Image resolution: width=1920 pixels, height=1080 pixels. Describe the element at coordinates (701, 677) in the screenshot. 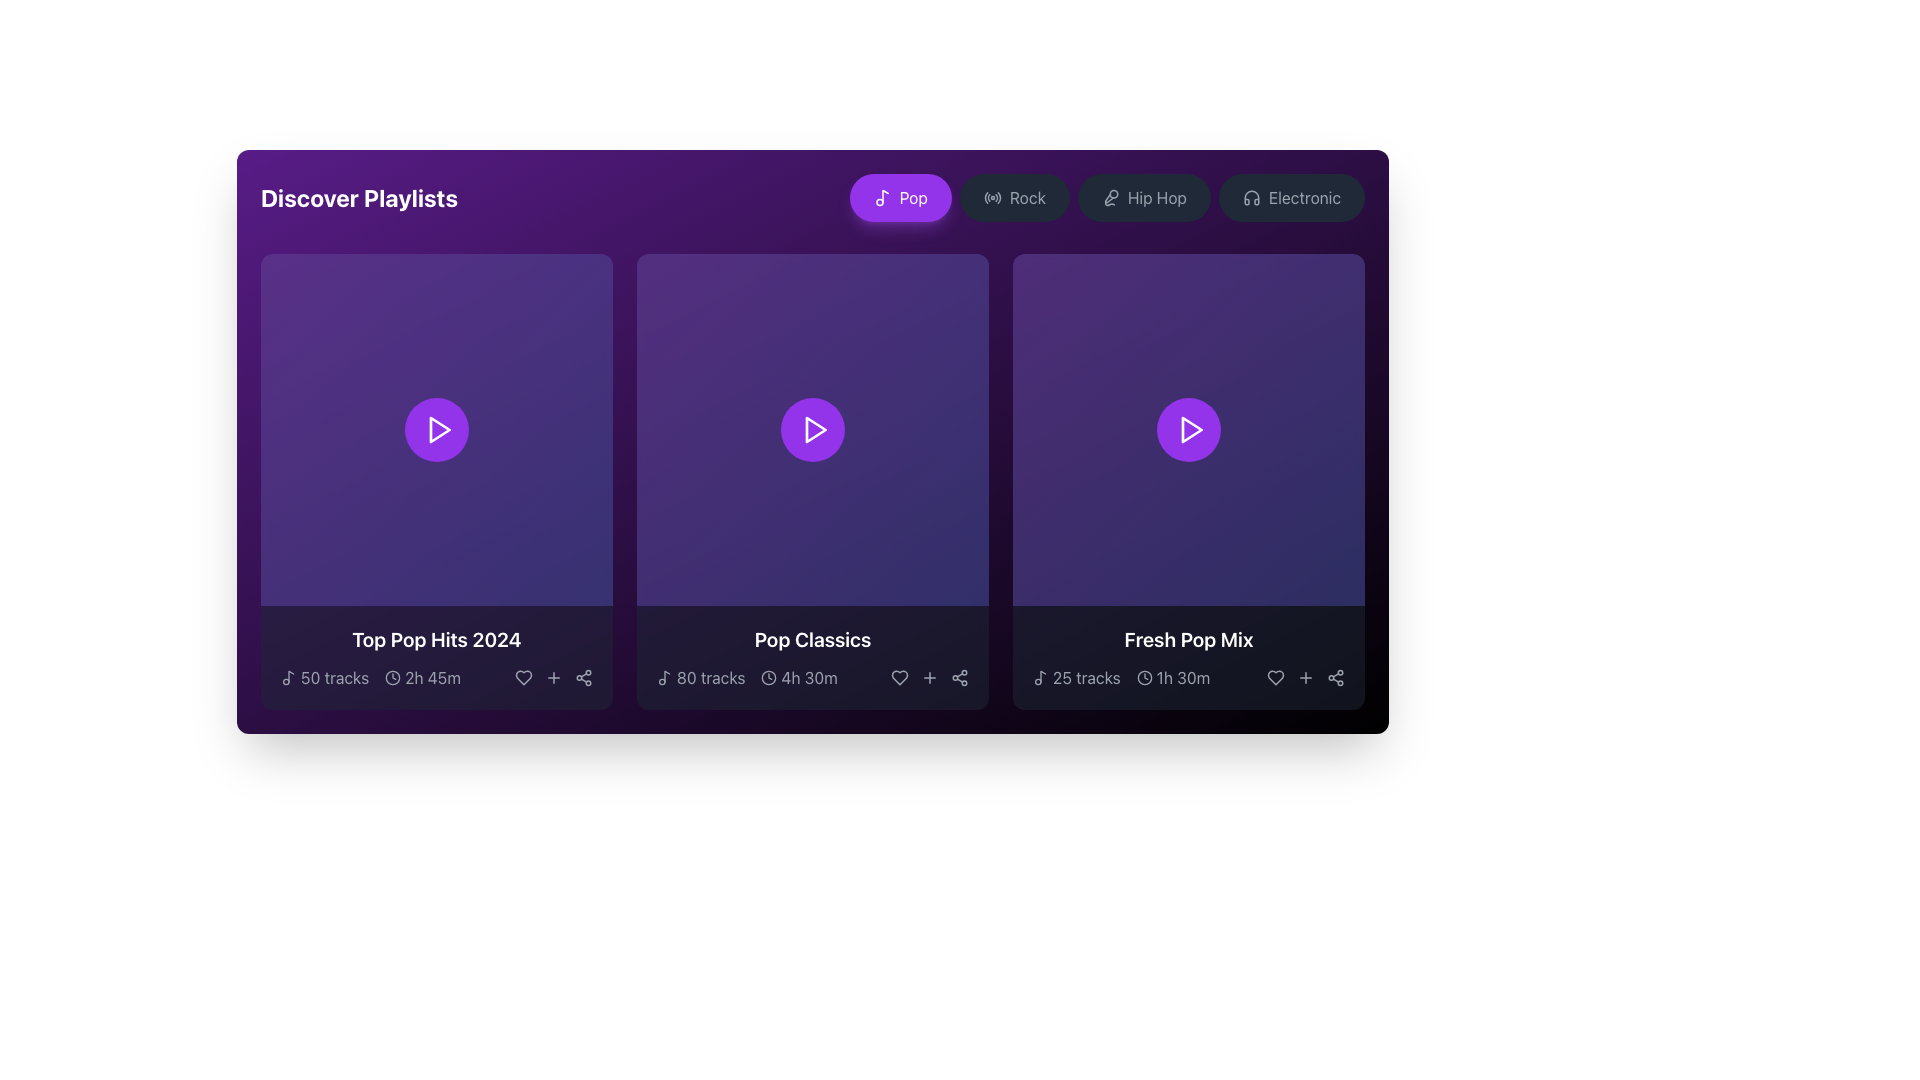

I see `the text label with icon indicating the number of tracks available (80) in the 'Pop Classics' playlist` at that location.